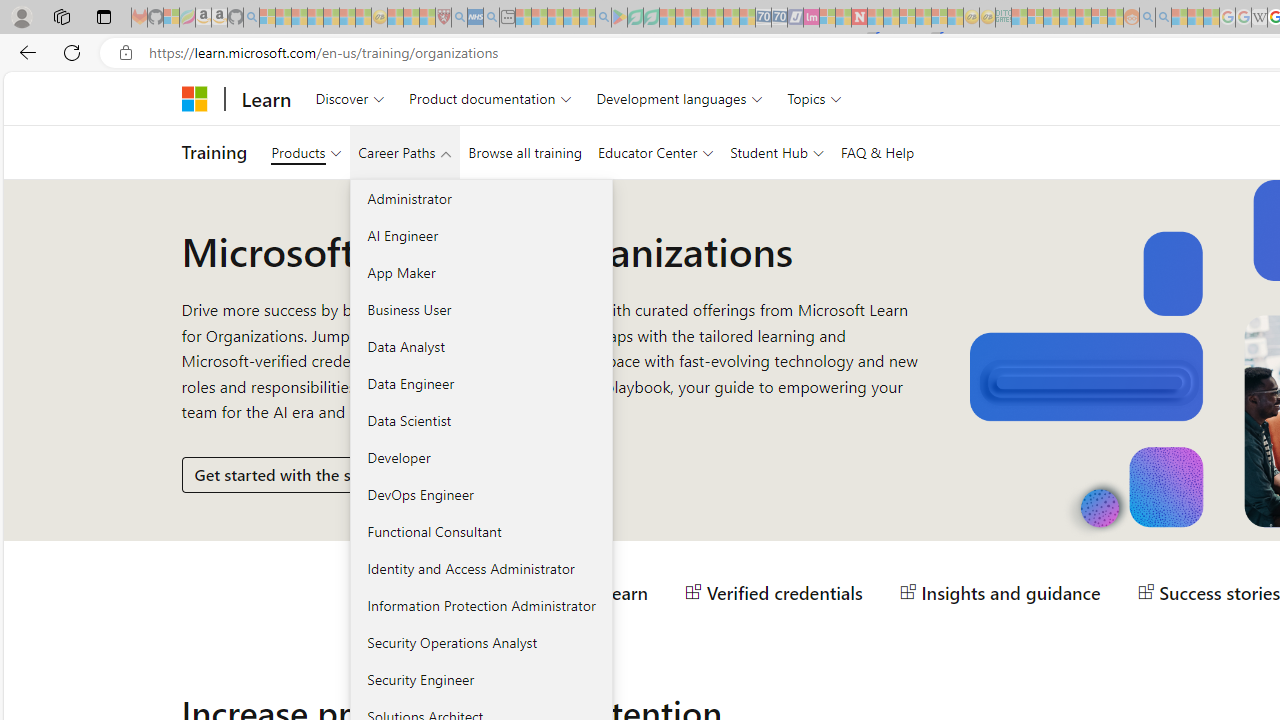 The width and height of the screenshot is (1280, 720). Describe the element at coordinates (481, 345) in the screenshot. I see `'Data Analyst'` at that location.